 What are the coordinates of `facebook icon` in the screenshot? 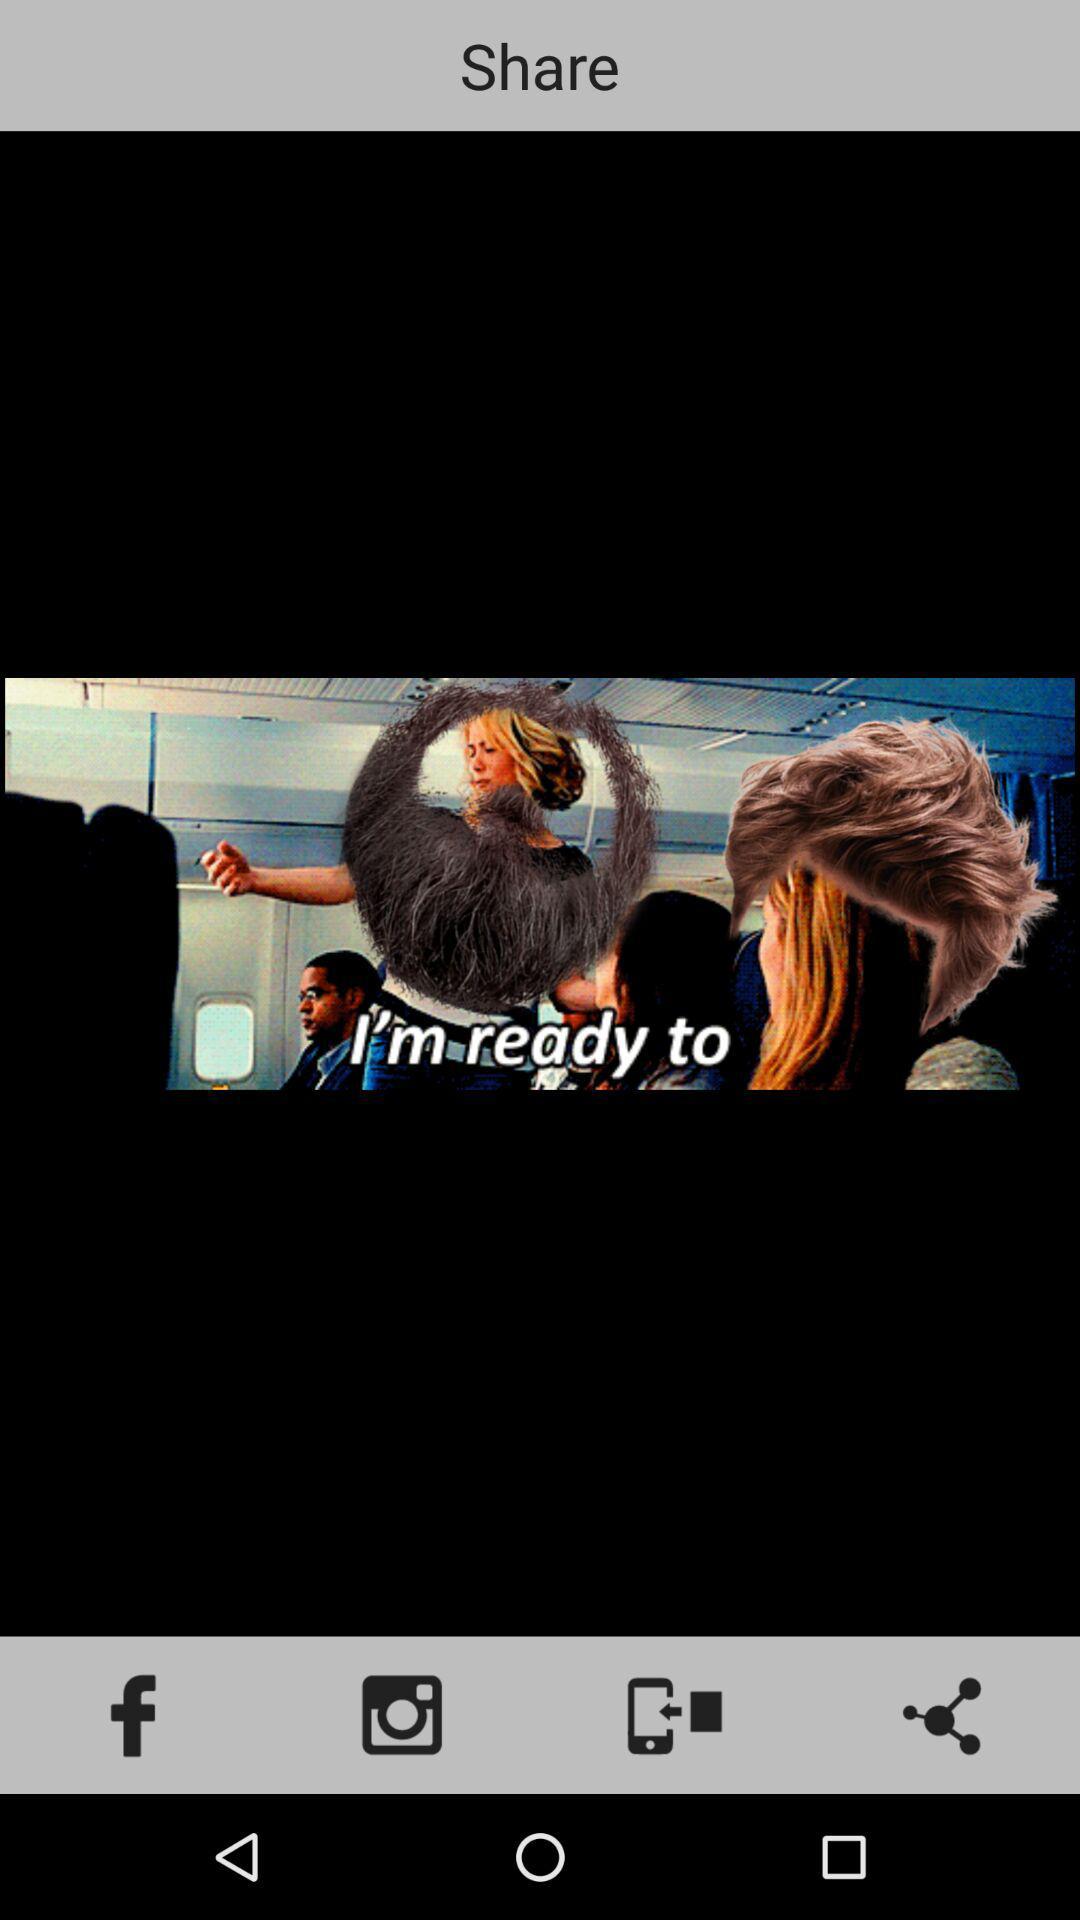 It's located at (135, 1714).